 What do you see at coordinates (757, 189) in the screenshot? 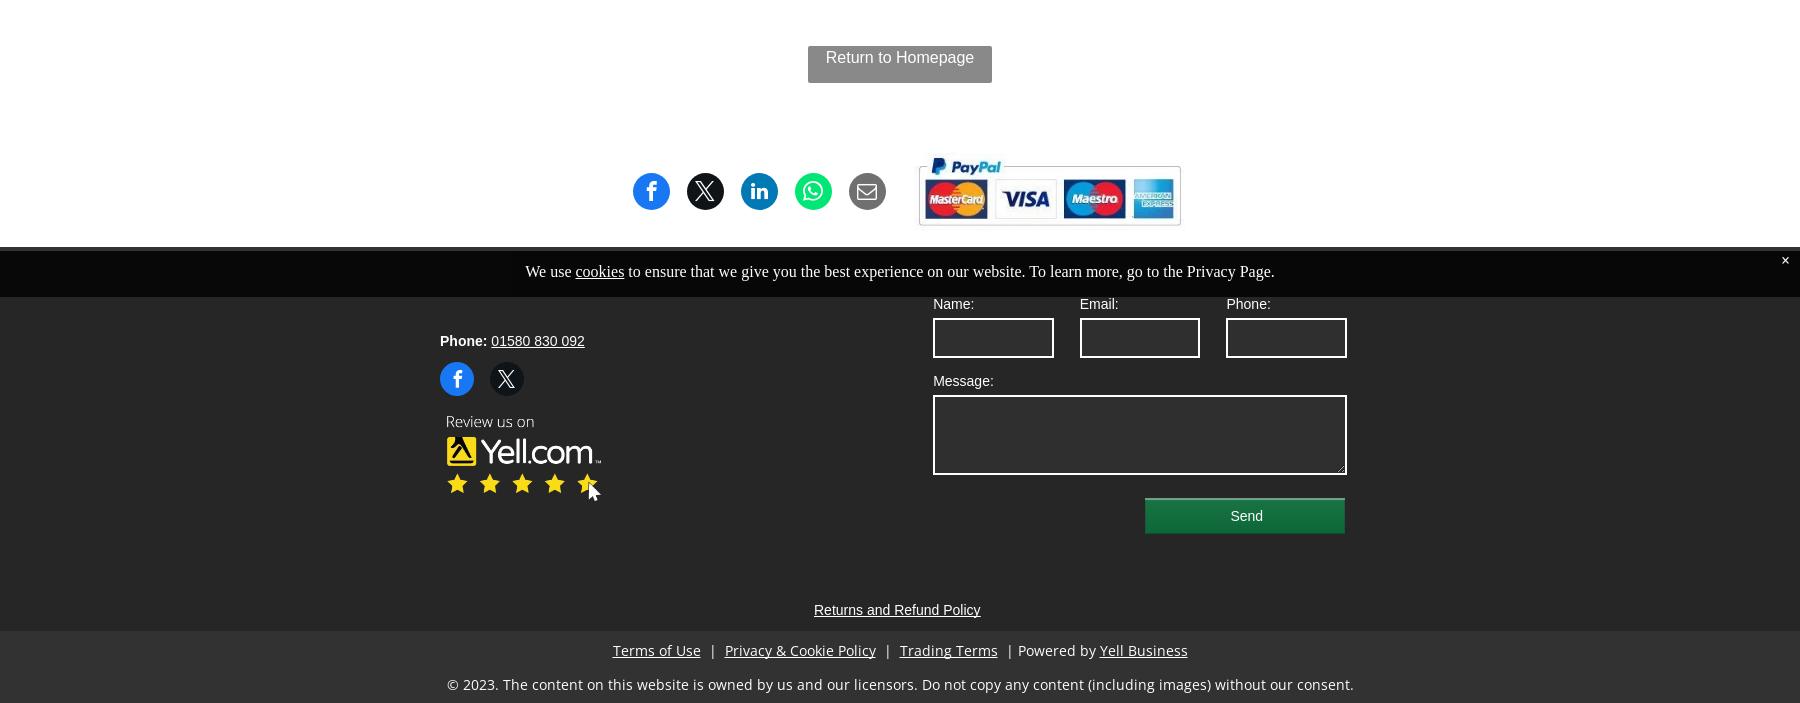
I see `'Other Products'` at bounding box center [757, 189].